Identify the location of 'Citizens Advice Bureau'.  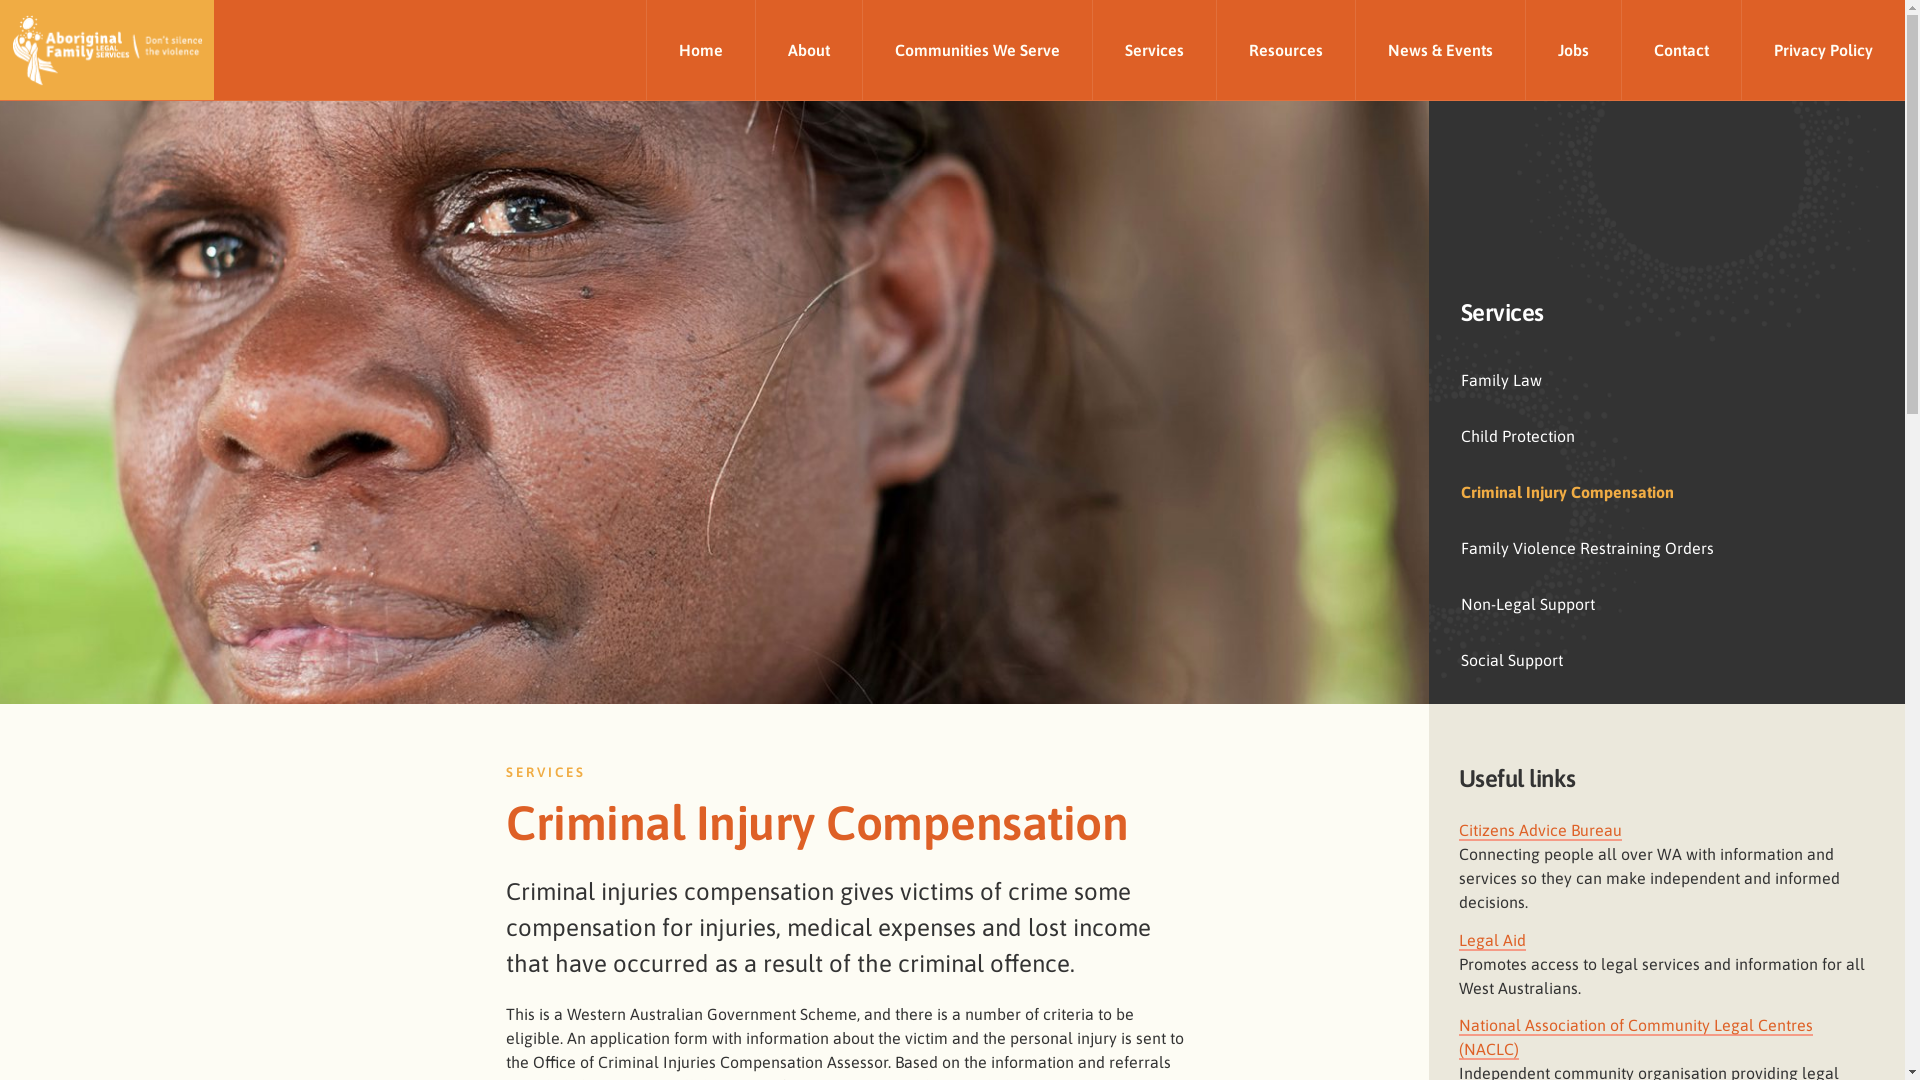
(1539, 830).